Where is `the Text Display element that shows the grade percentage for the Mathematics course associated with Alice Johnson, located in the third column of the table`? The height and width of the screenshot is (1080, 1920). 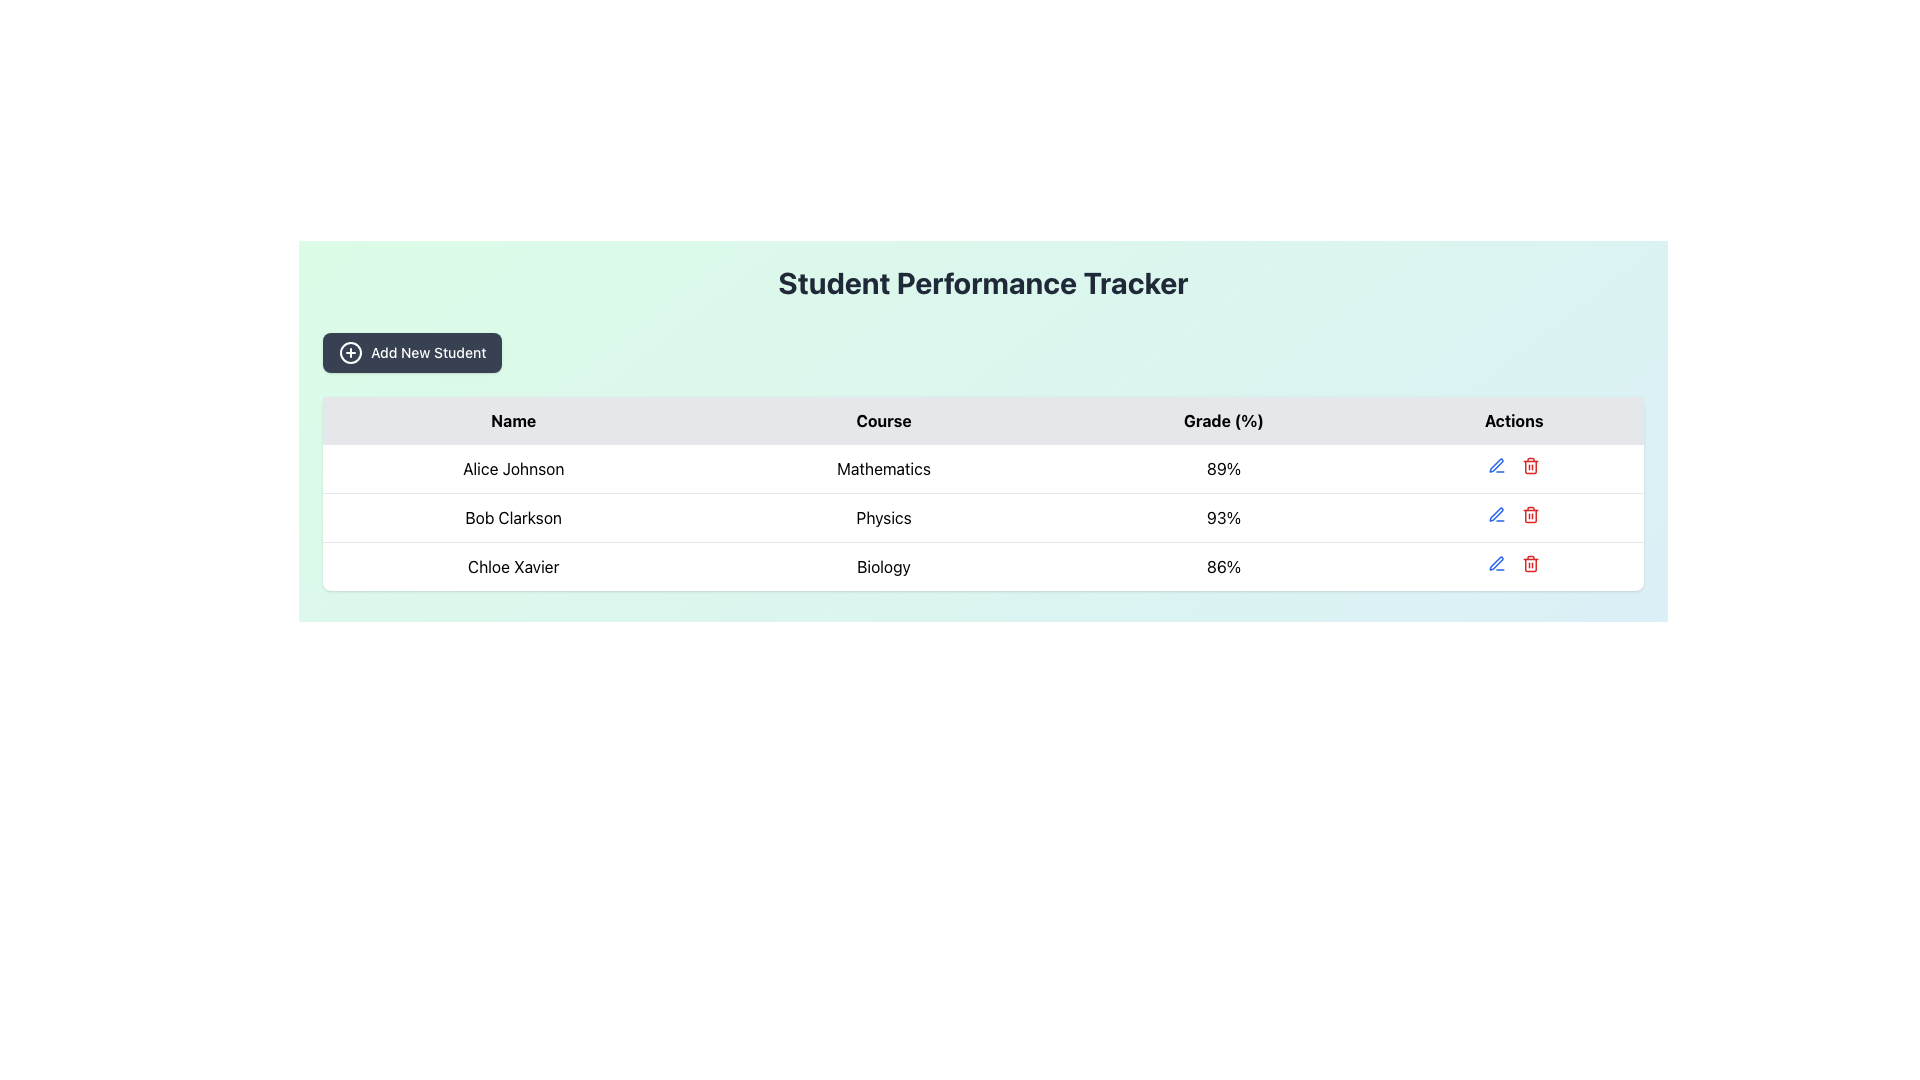
the Text Display element that shows the grade percentage for the Mathematics course associated with Alice Johnson, located in the third column of the table is located at coordinates (1223, 469).